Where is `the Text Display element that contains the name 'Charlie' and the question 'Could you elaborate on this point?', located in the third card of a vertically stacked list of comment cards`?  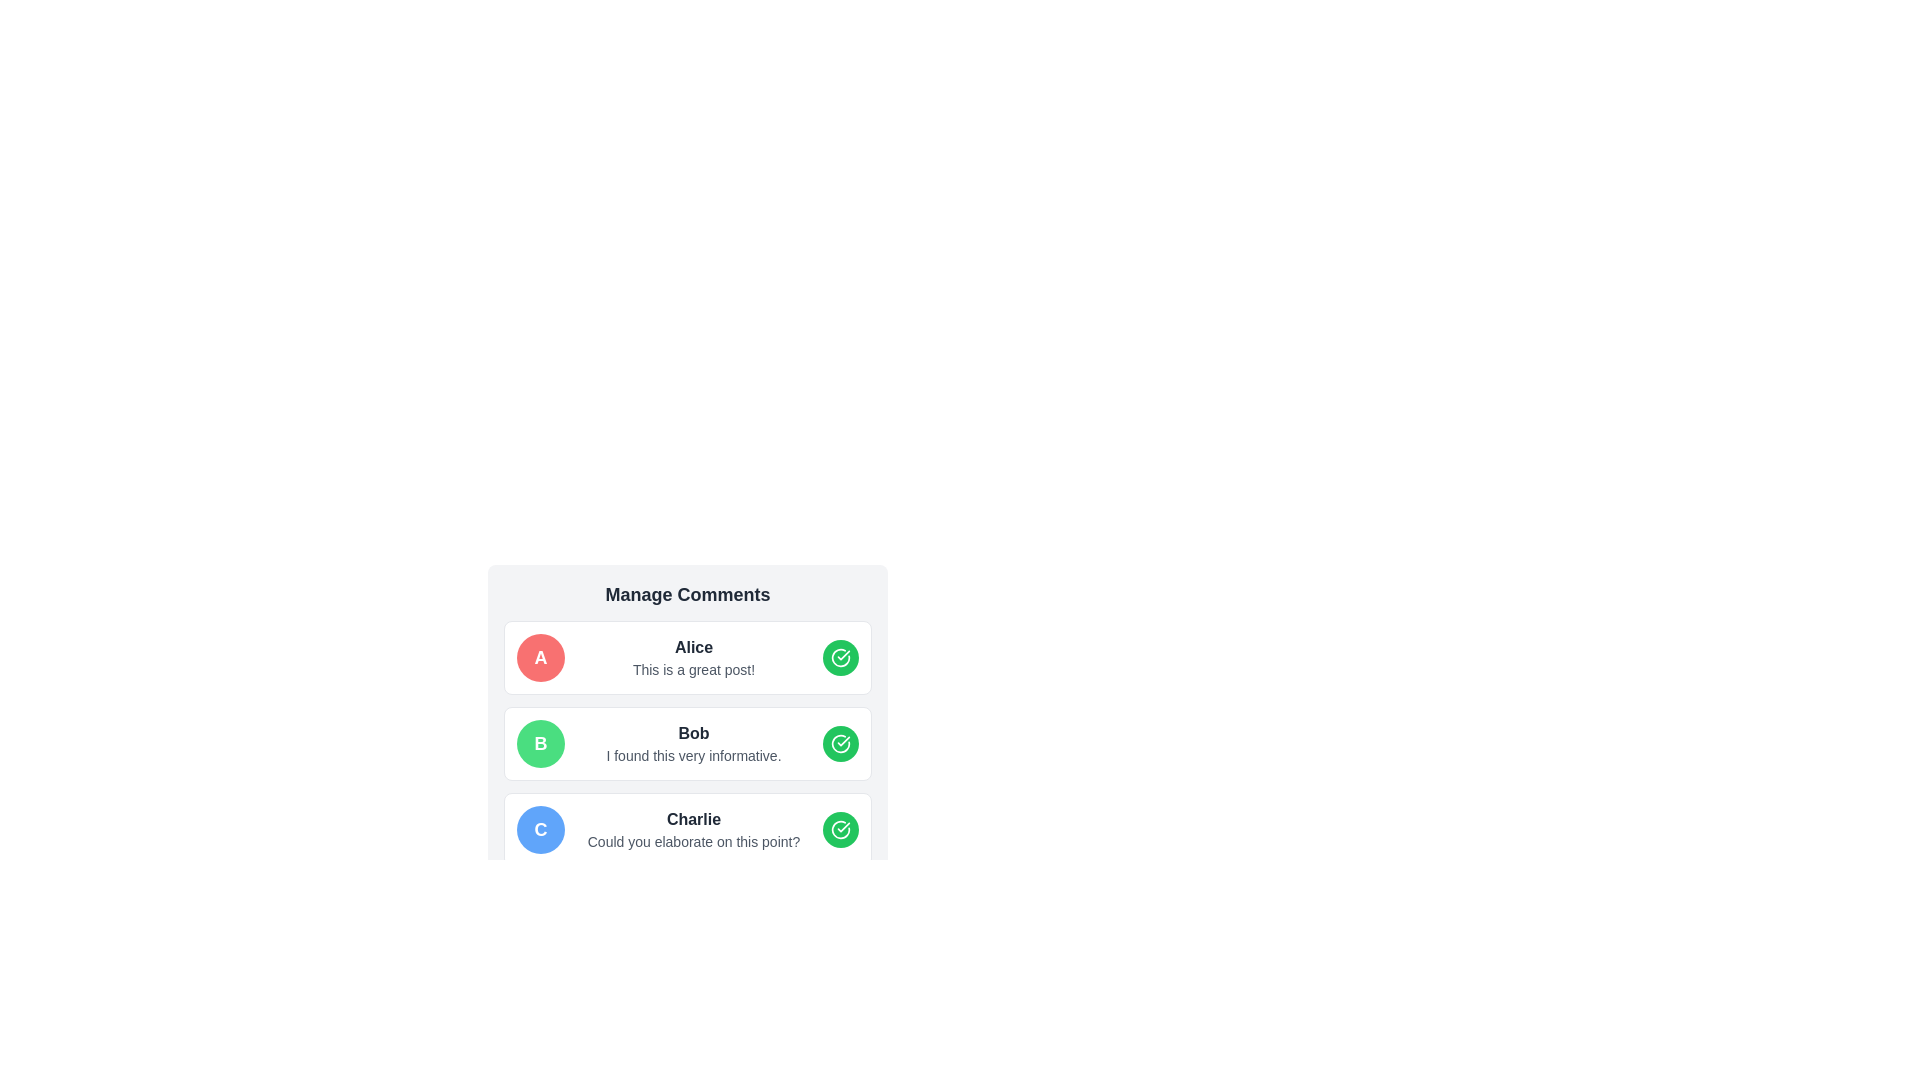
the Text Display element that contains the name 'Charlie' and the question 'Could you elaborate on this point?', located in the third card of a vertically stacked list of comment cards is located at coordinates (694, 829).